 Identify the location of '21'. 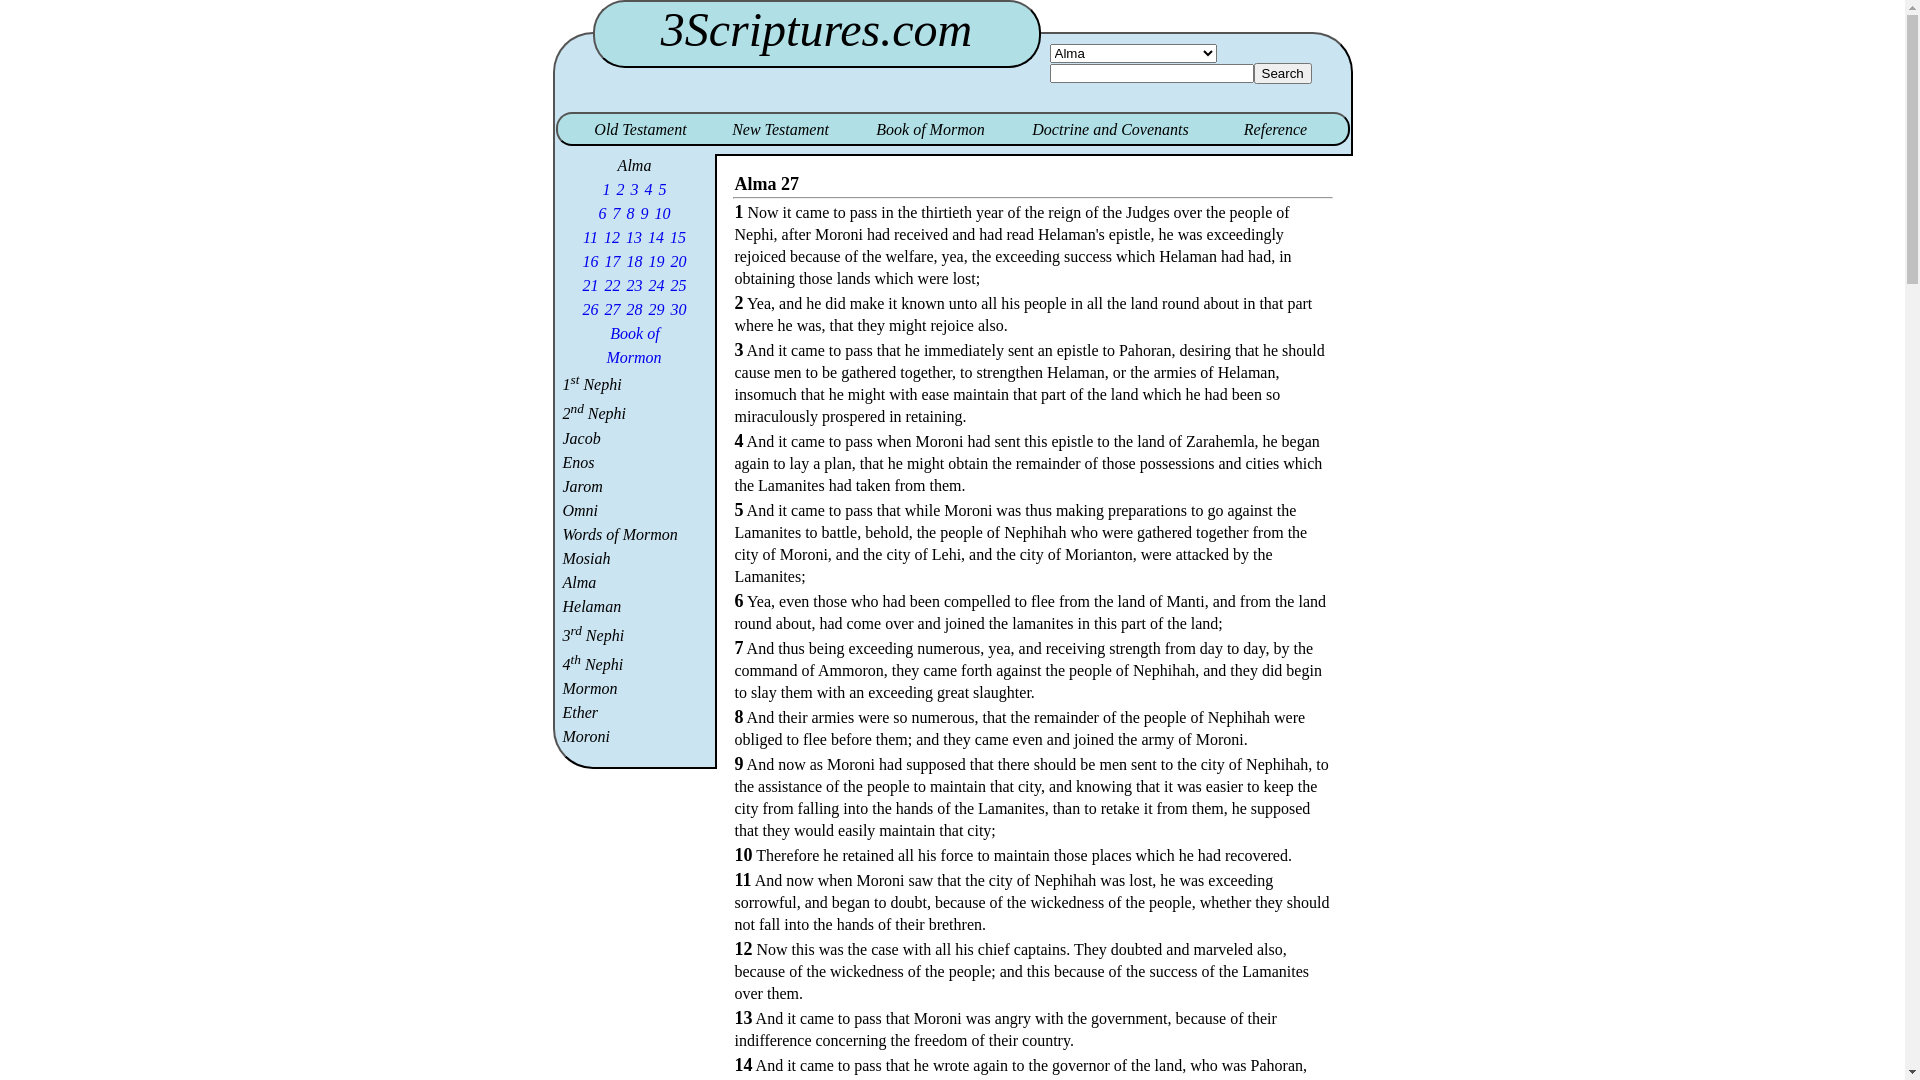
(589, 285).